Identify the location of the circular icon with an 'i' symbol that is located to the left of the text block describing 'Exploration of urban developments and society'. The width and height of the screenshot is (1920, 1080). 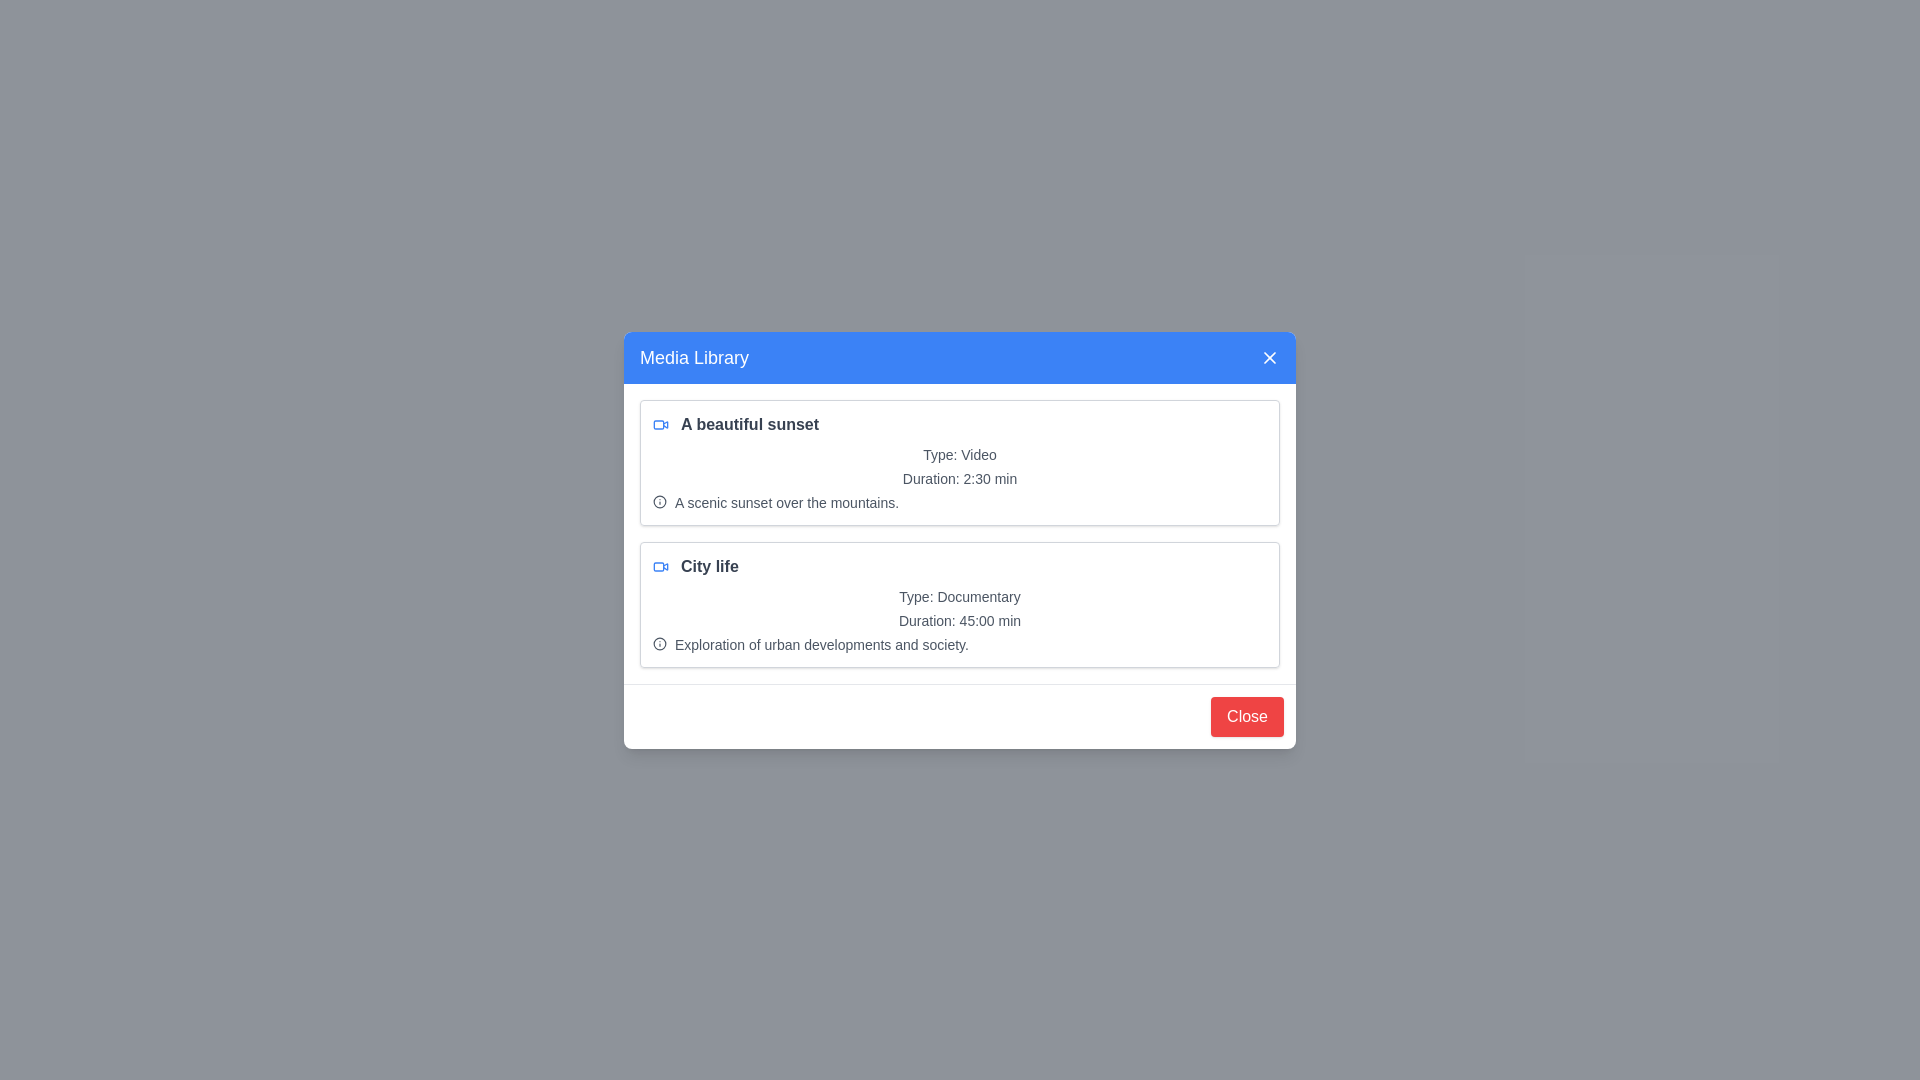
(660, 643).